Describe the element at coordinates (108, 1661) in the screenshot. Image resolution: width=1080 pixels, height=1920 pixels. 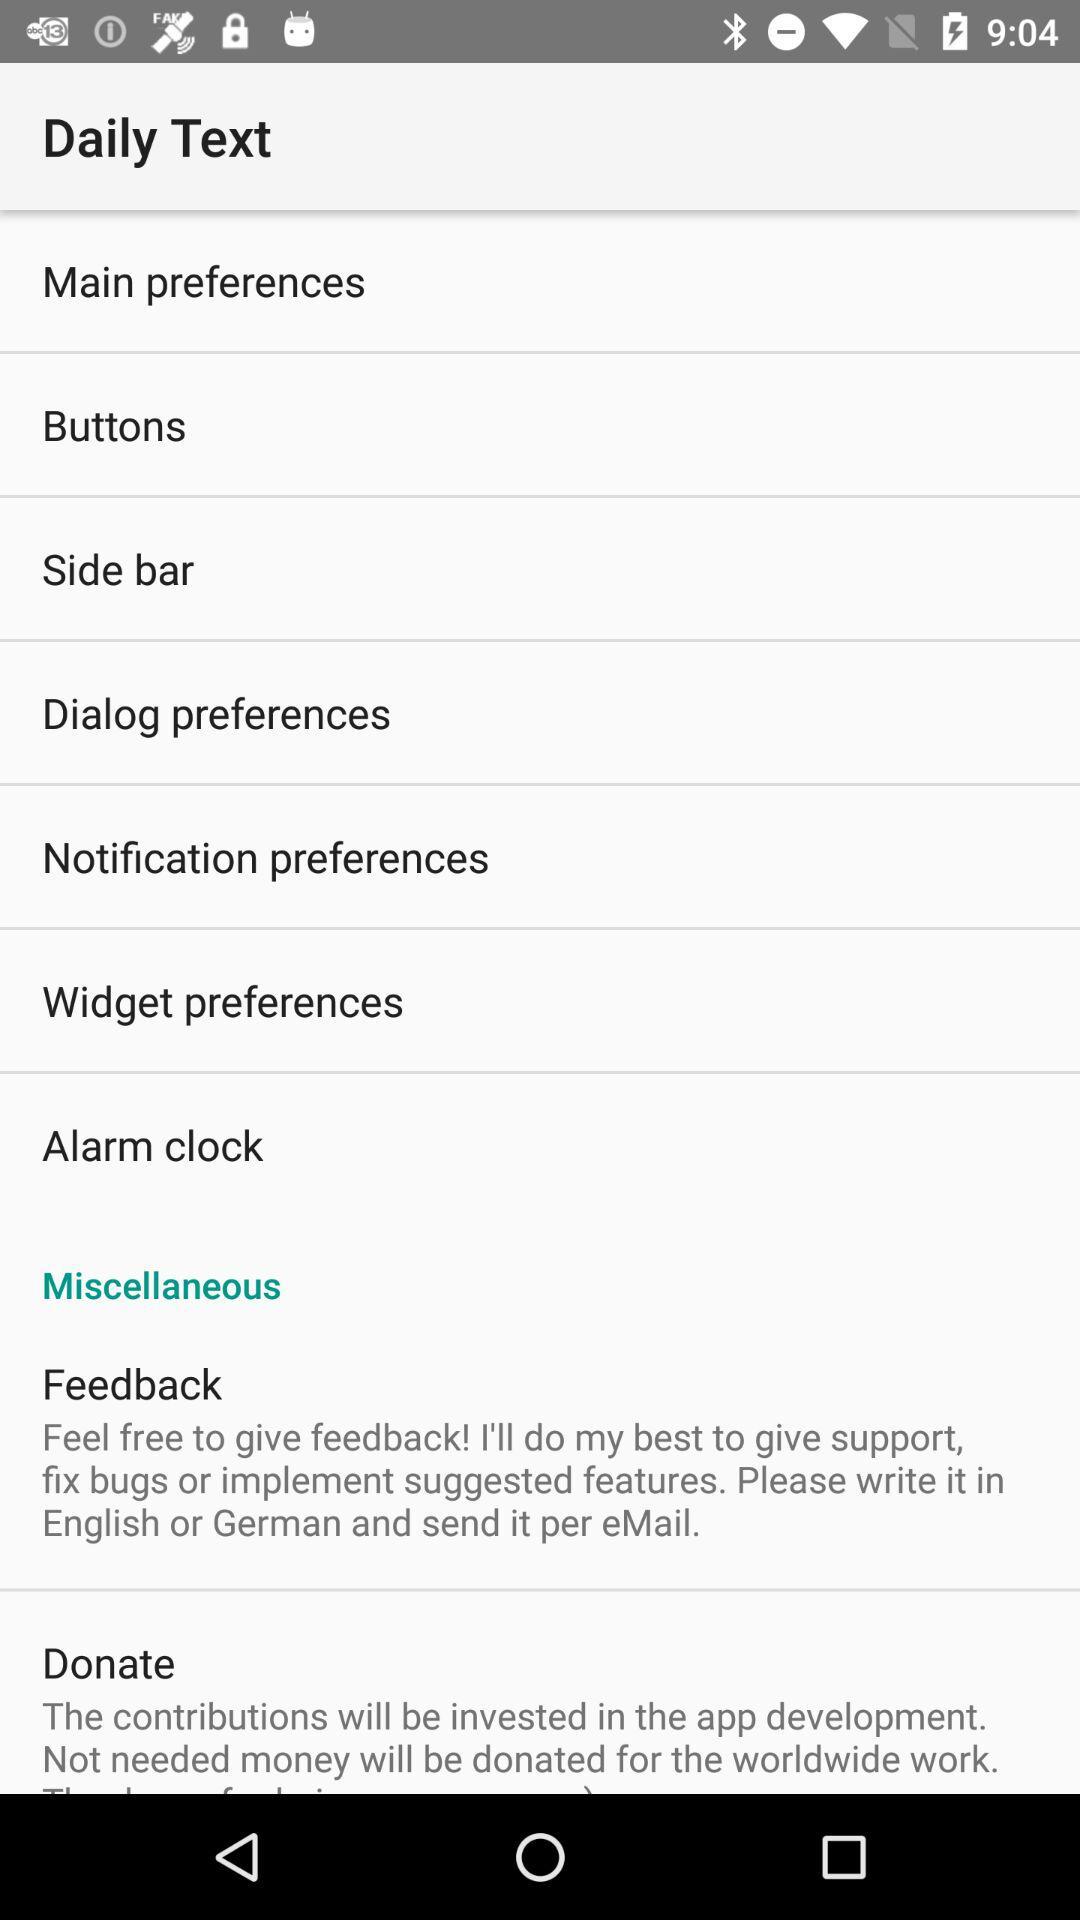
I see `the icon below the feel free to app` at that location.